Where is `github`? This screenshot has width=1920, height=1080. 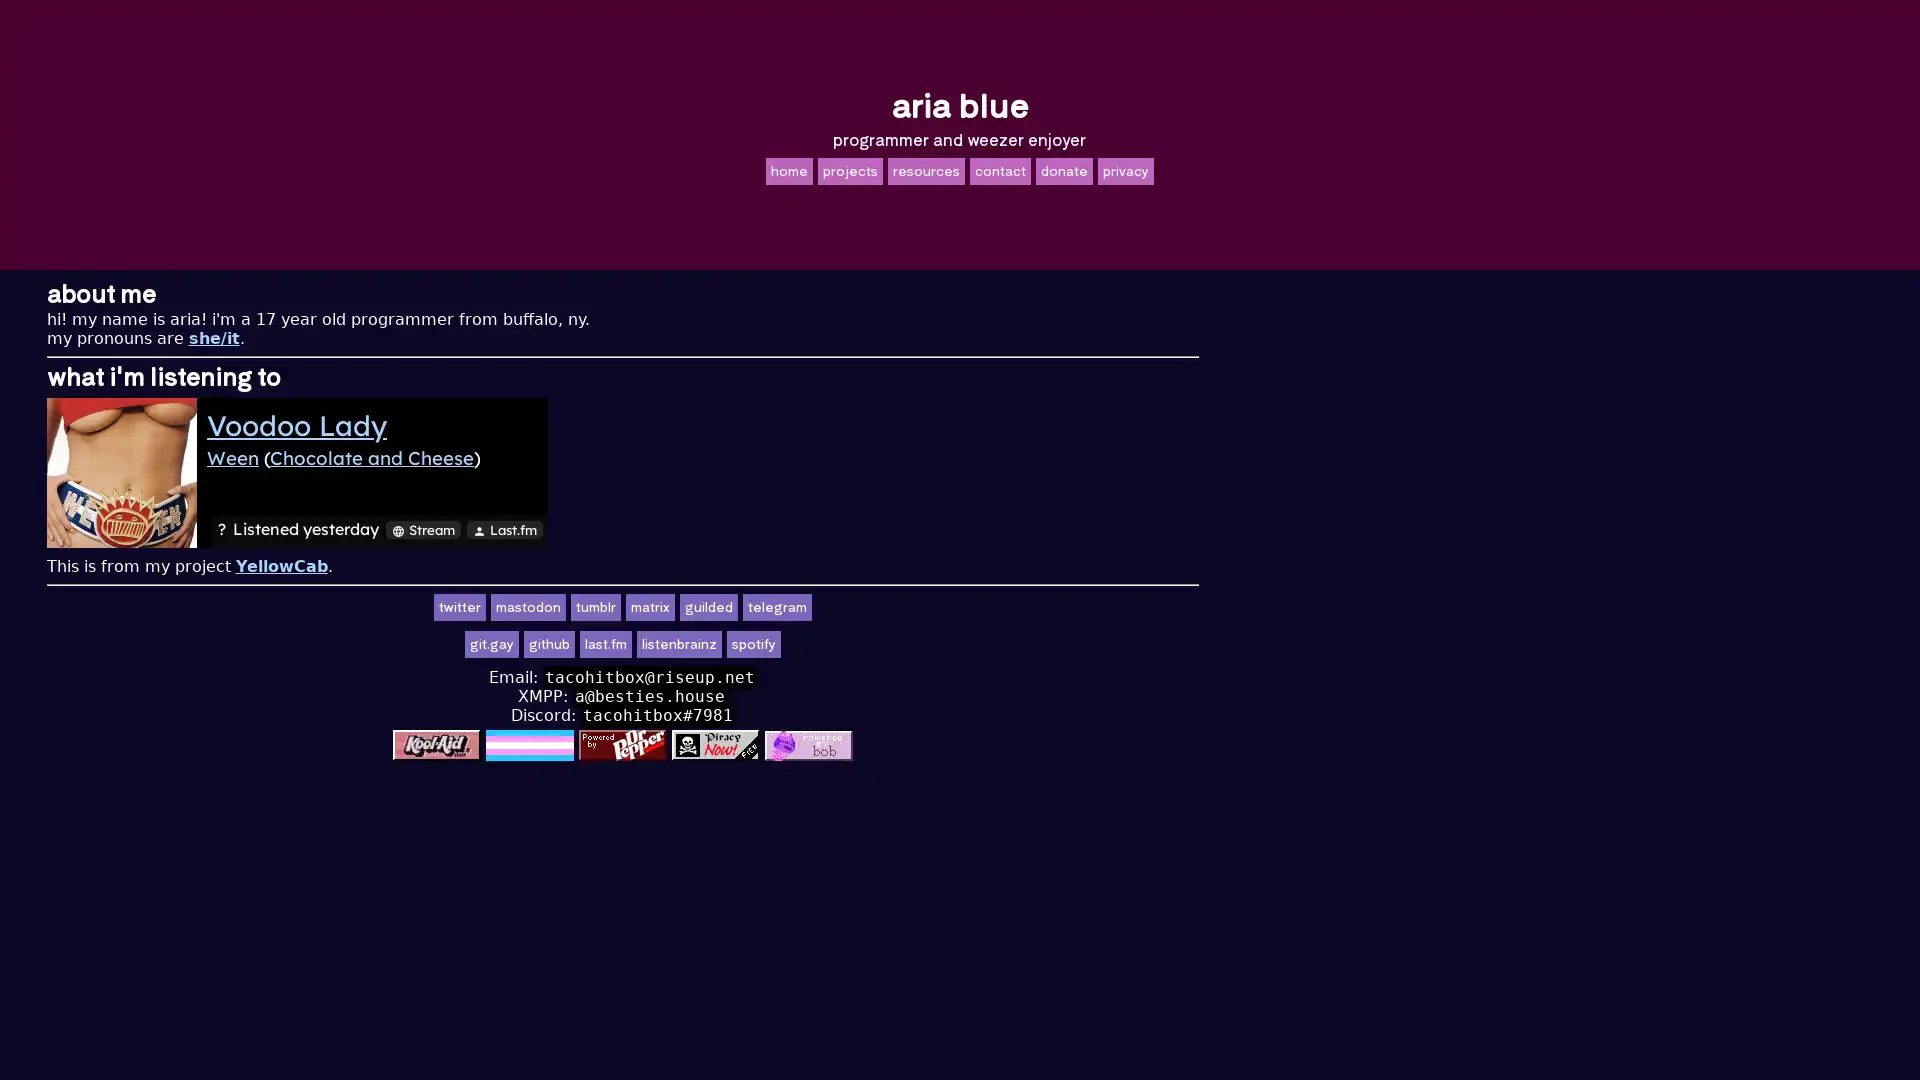
github is located at coordinates (885, 644).